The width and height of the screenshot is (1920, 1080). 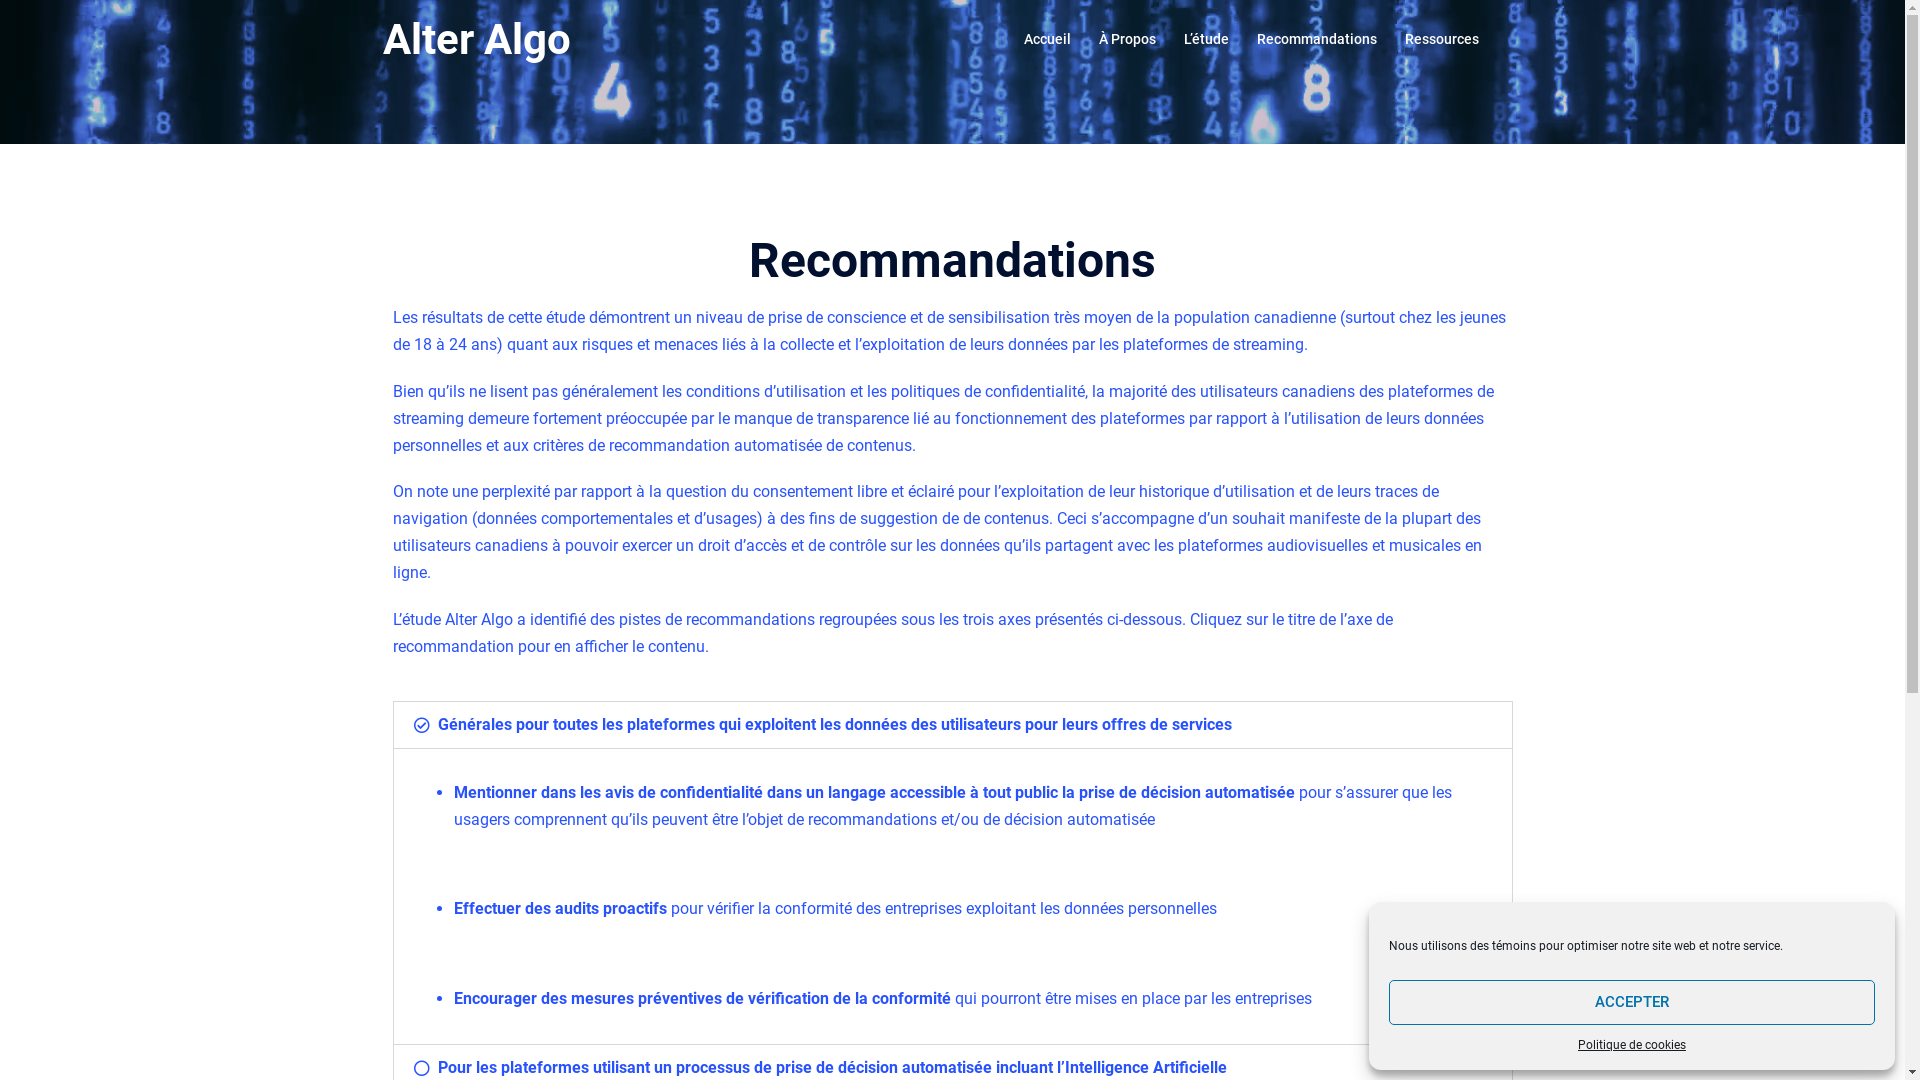 I want to click on 'Accueil', so click(x=1046, y=39).